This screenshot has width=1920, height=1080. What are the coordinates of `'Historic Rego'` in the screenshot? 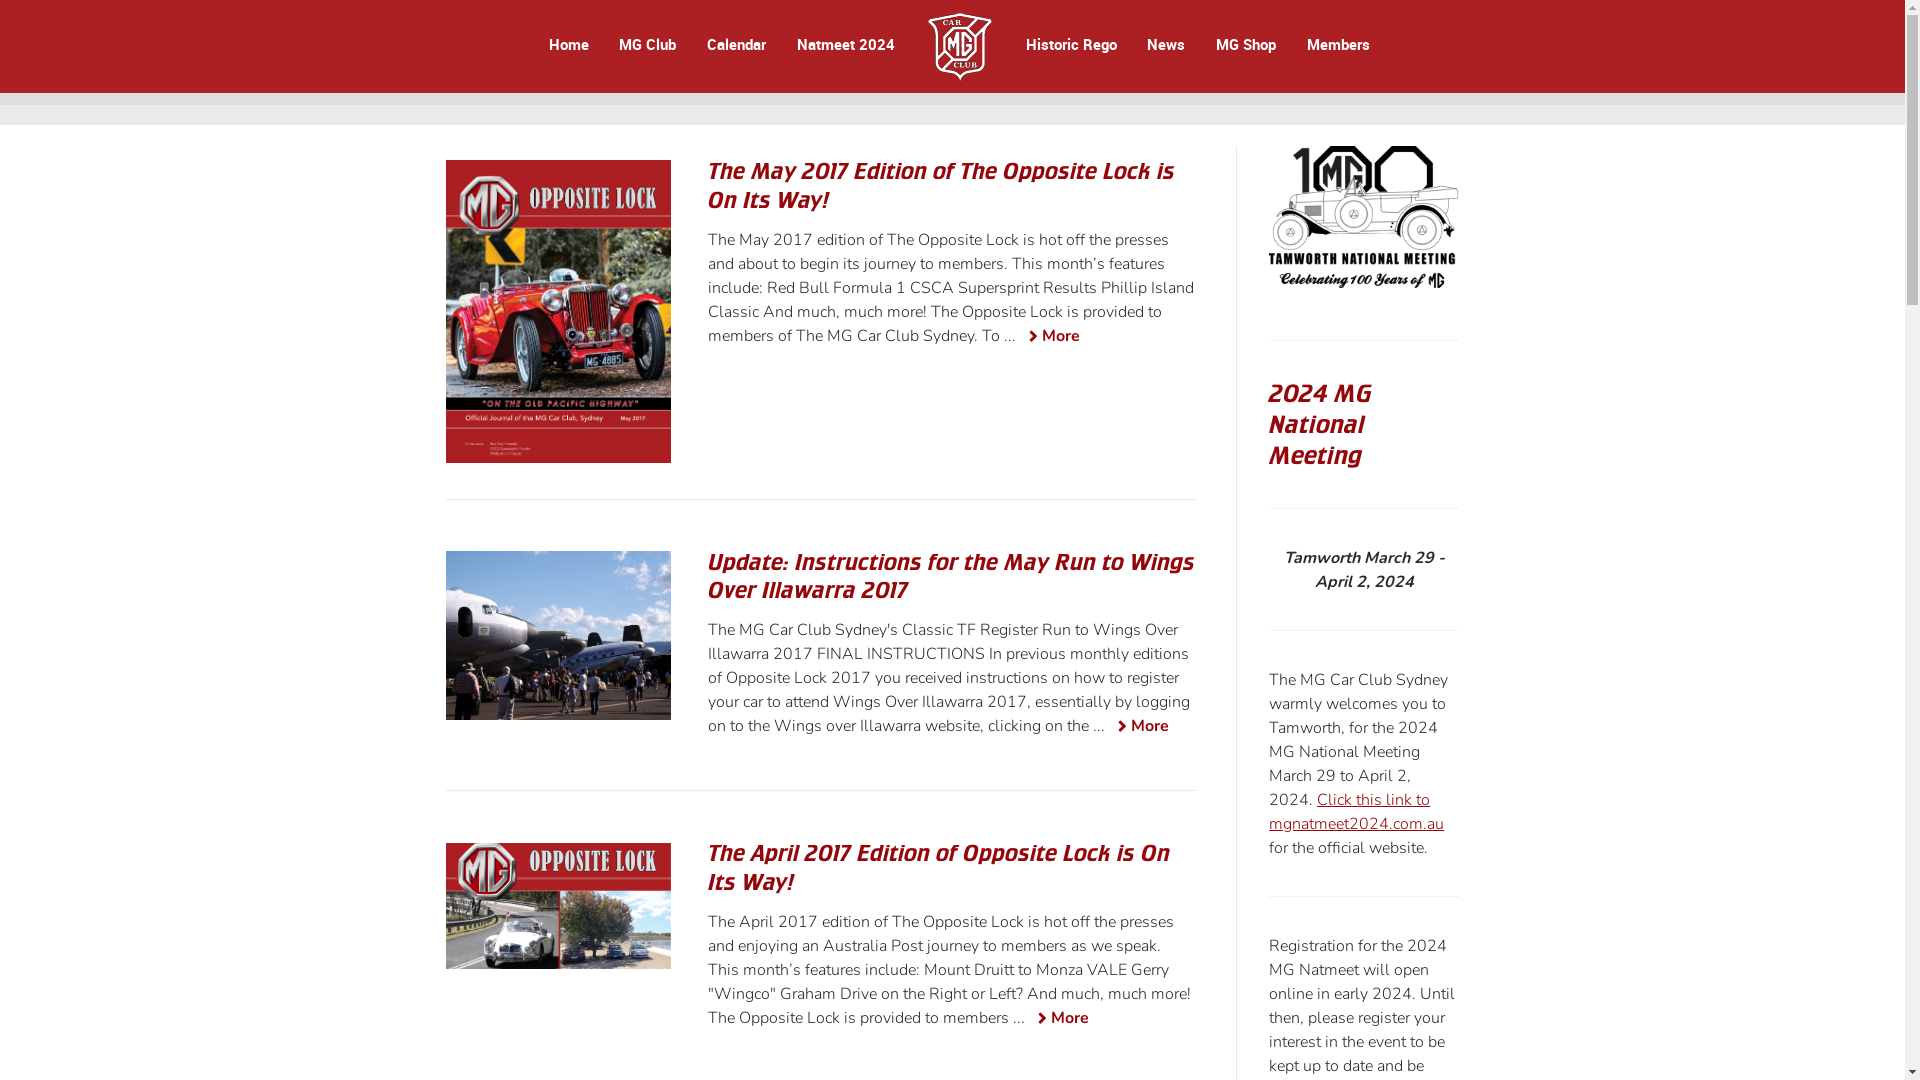 It's located at (1022, 43).